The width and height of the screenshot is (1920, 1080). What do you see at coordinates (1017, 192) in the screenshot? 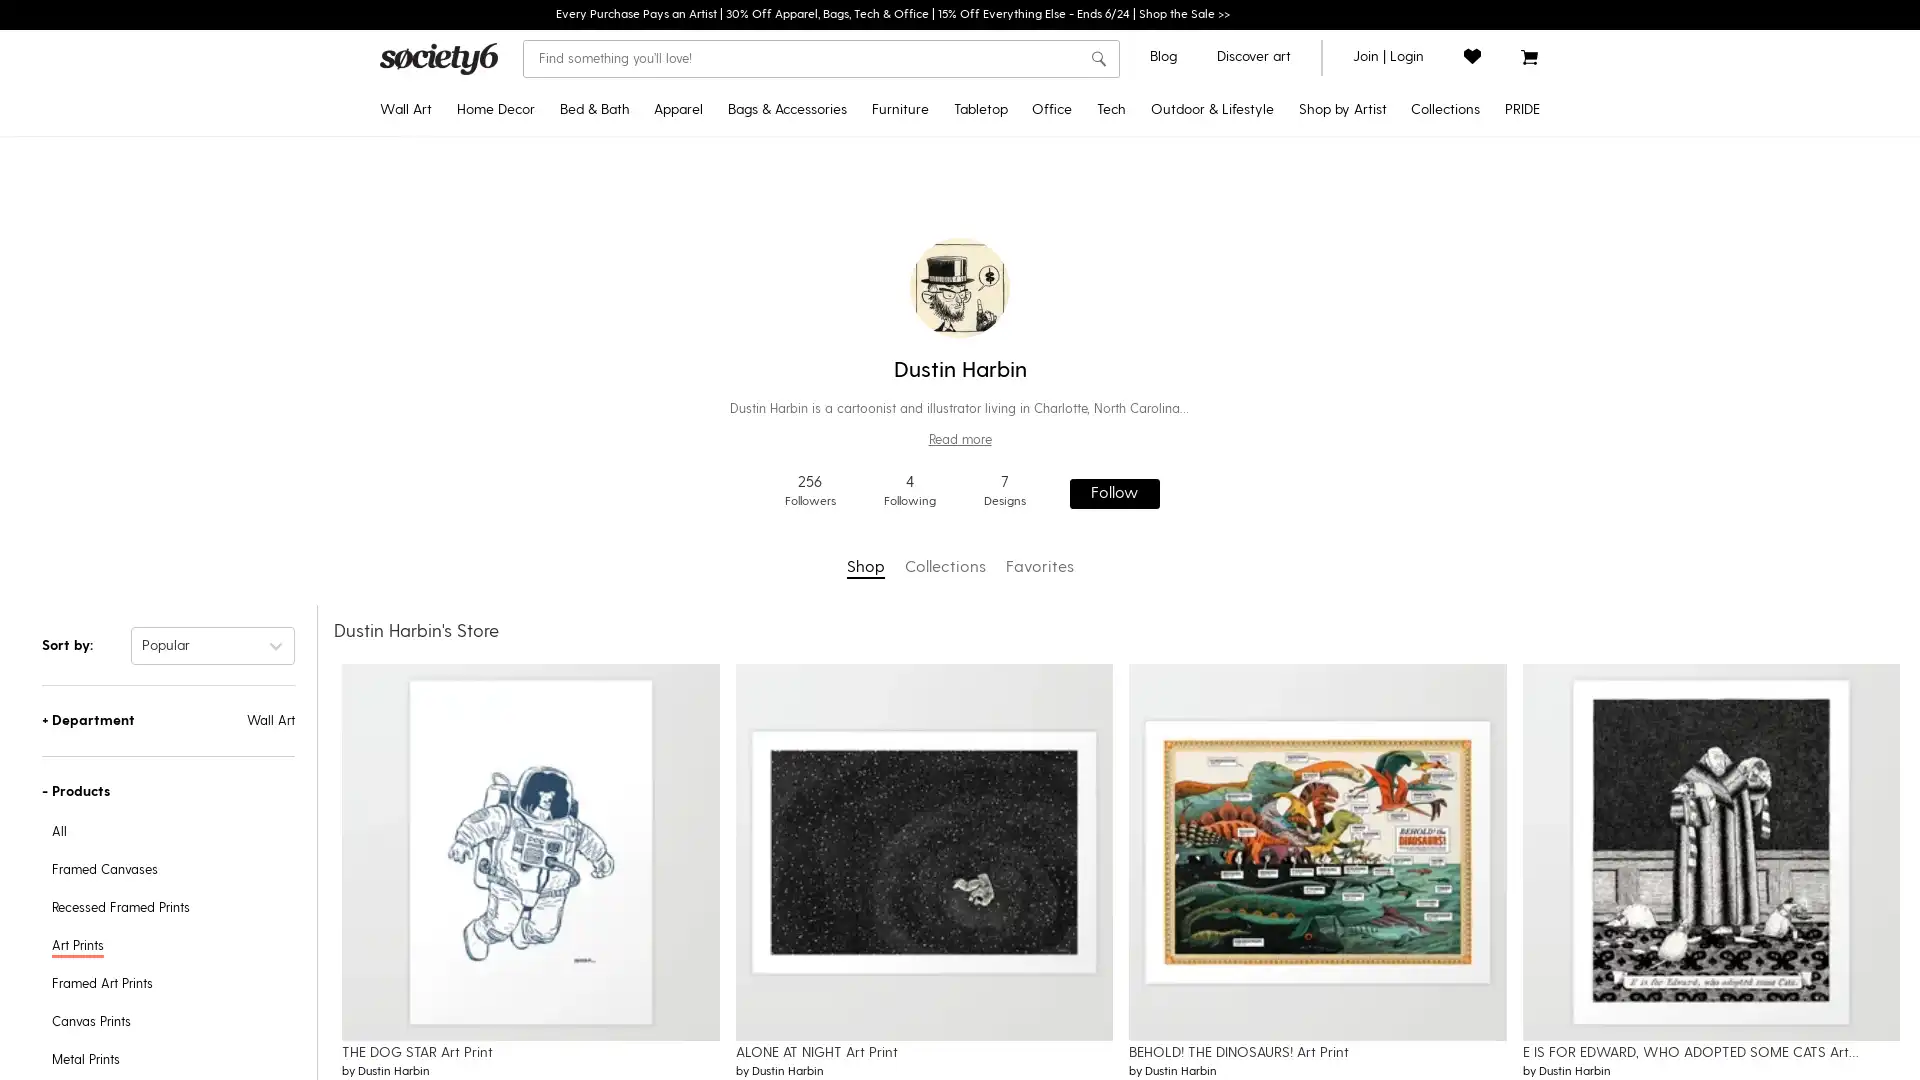
I see `Travel Mugs` at bounding box center [1017, 192].